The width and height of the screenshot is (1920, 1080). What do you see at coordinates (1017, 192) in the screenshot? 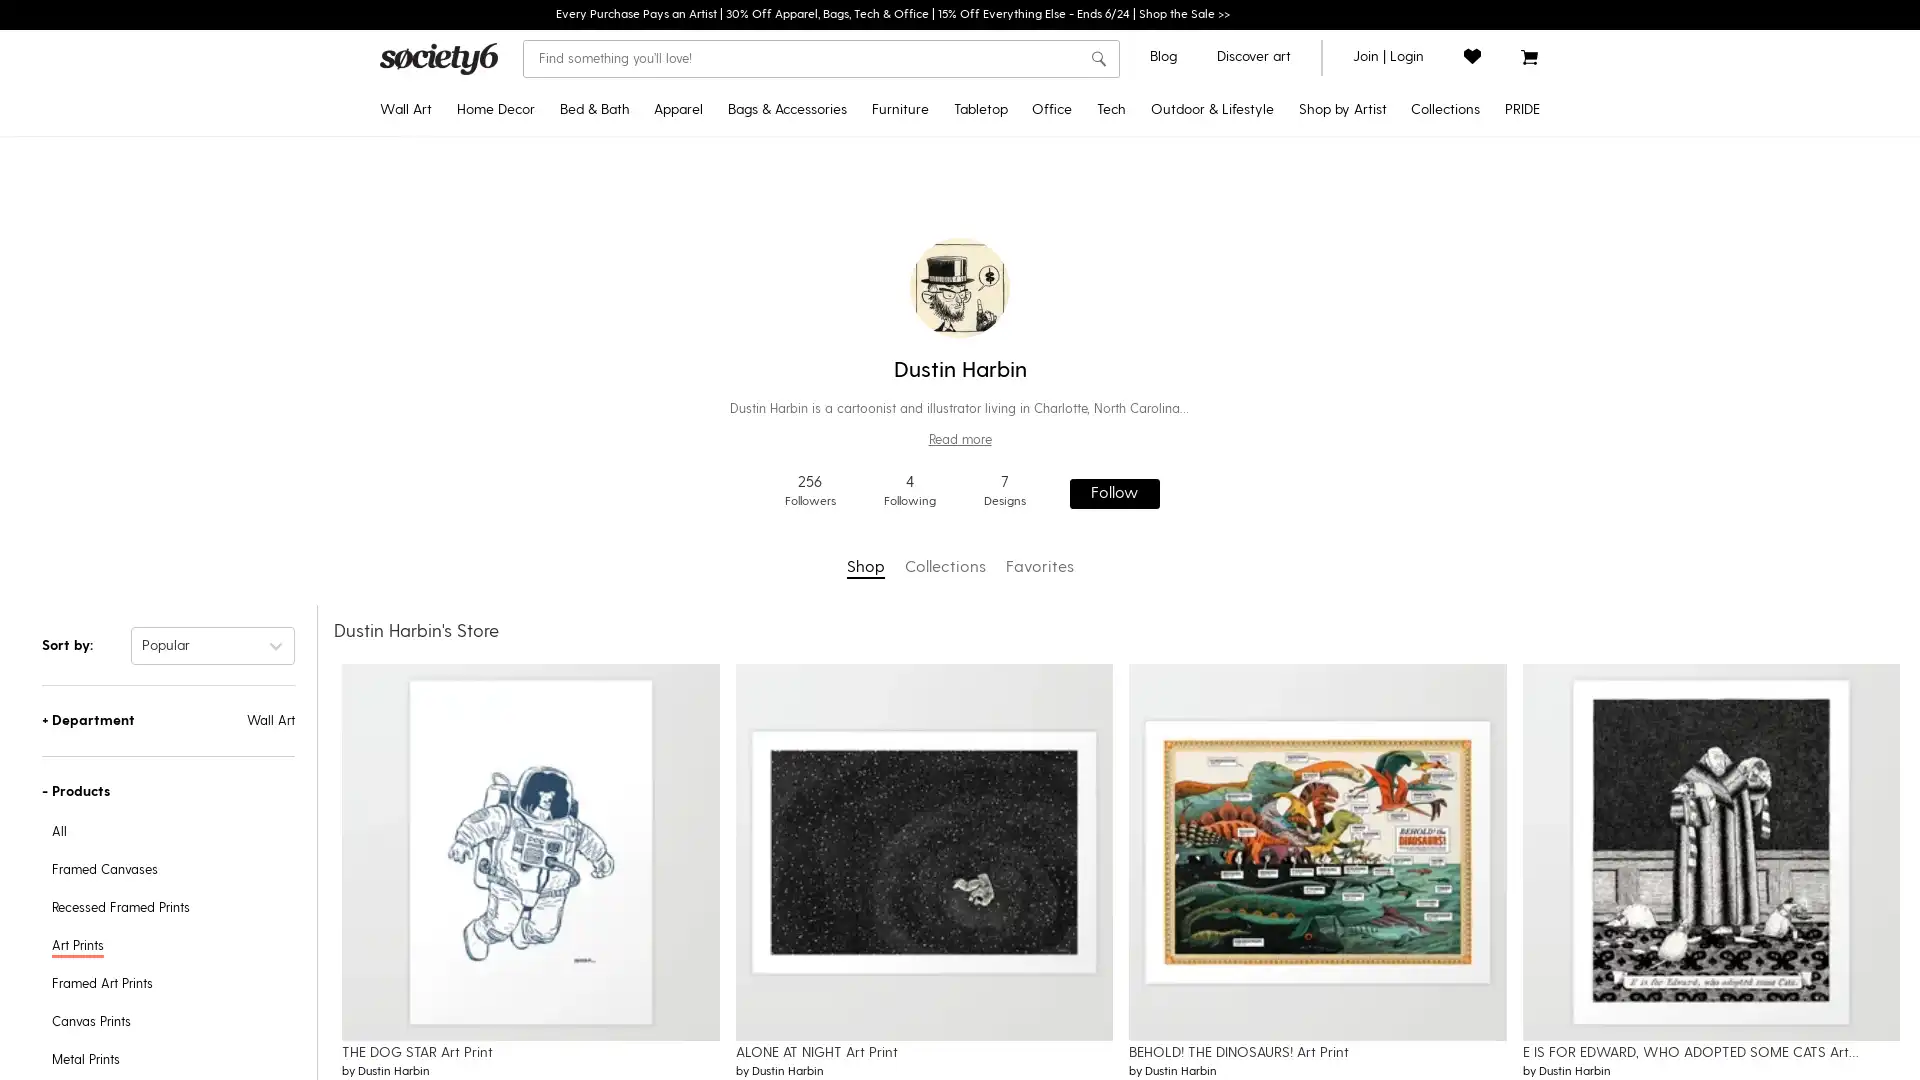
I see `Travel Mugs` at bounding box center [1017, 192].